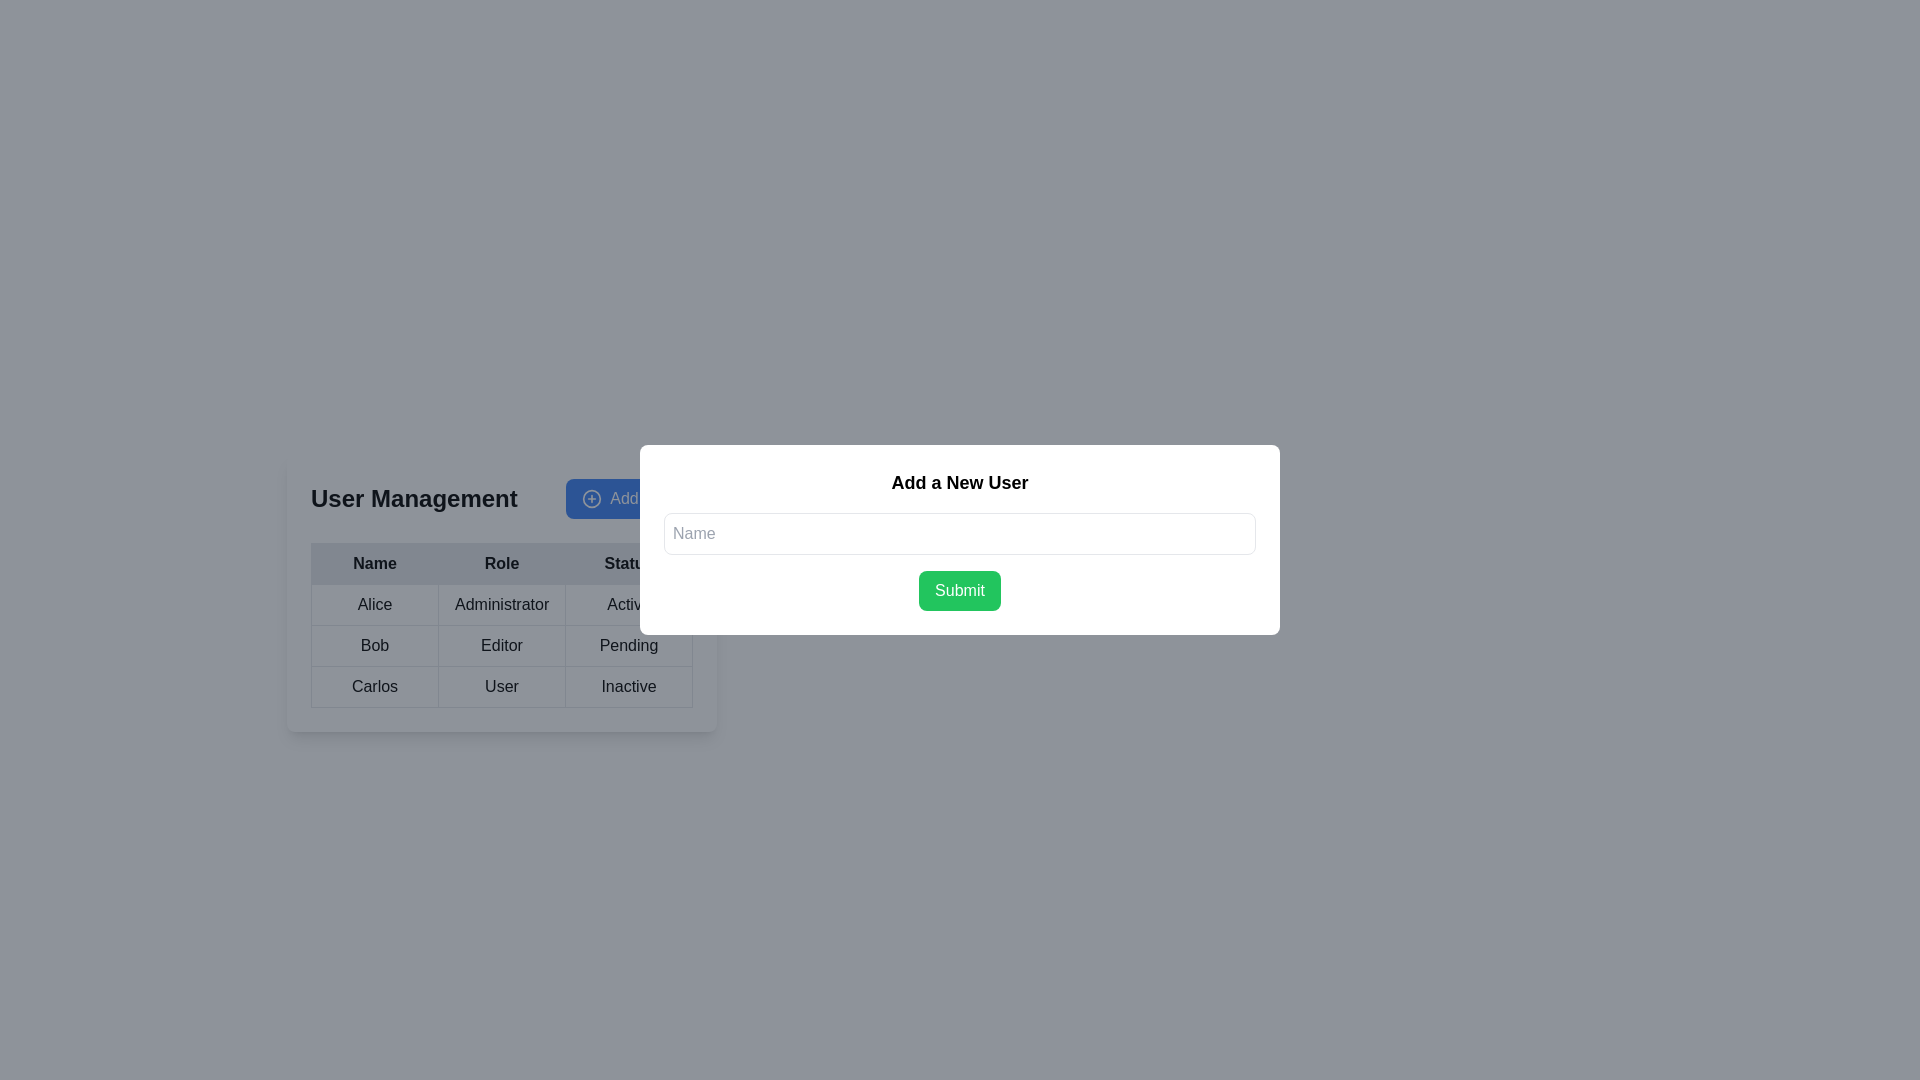 This screenshot has width=1920, height=1080. Describe the element at coordinates (627, 563) in the screenshot. I see `the 'Status' column header label in the table, which is the third column header located to the right of the 'Role' column` at that location.